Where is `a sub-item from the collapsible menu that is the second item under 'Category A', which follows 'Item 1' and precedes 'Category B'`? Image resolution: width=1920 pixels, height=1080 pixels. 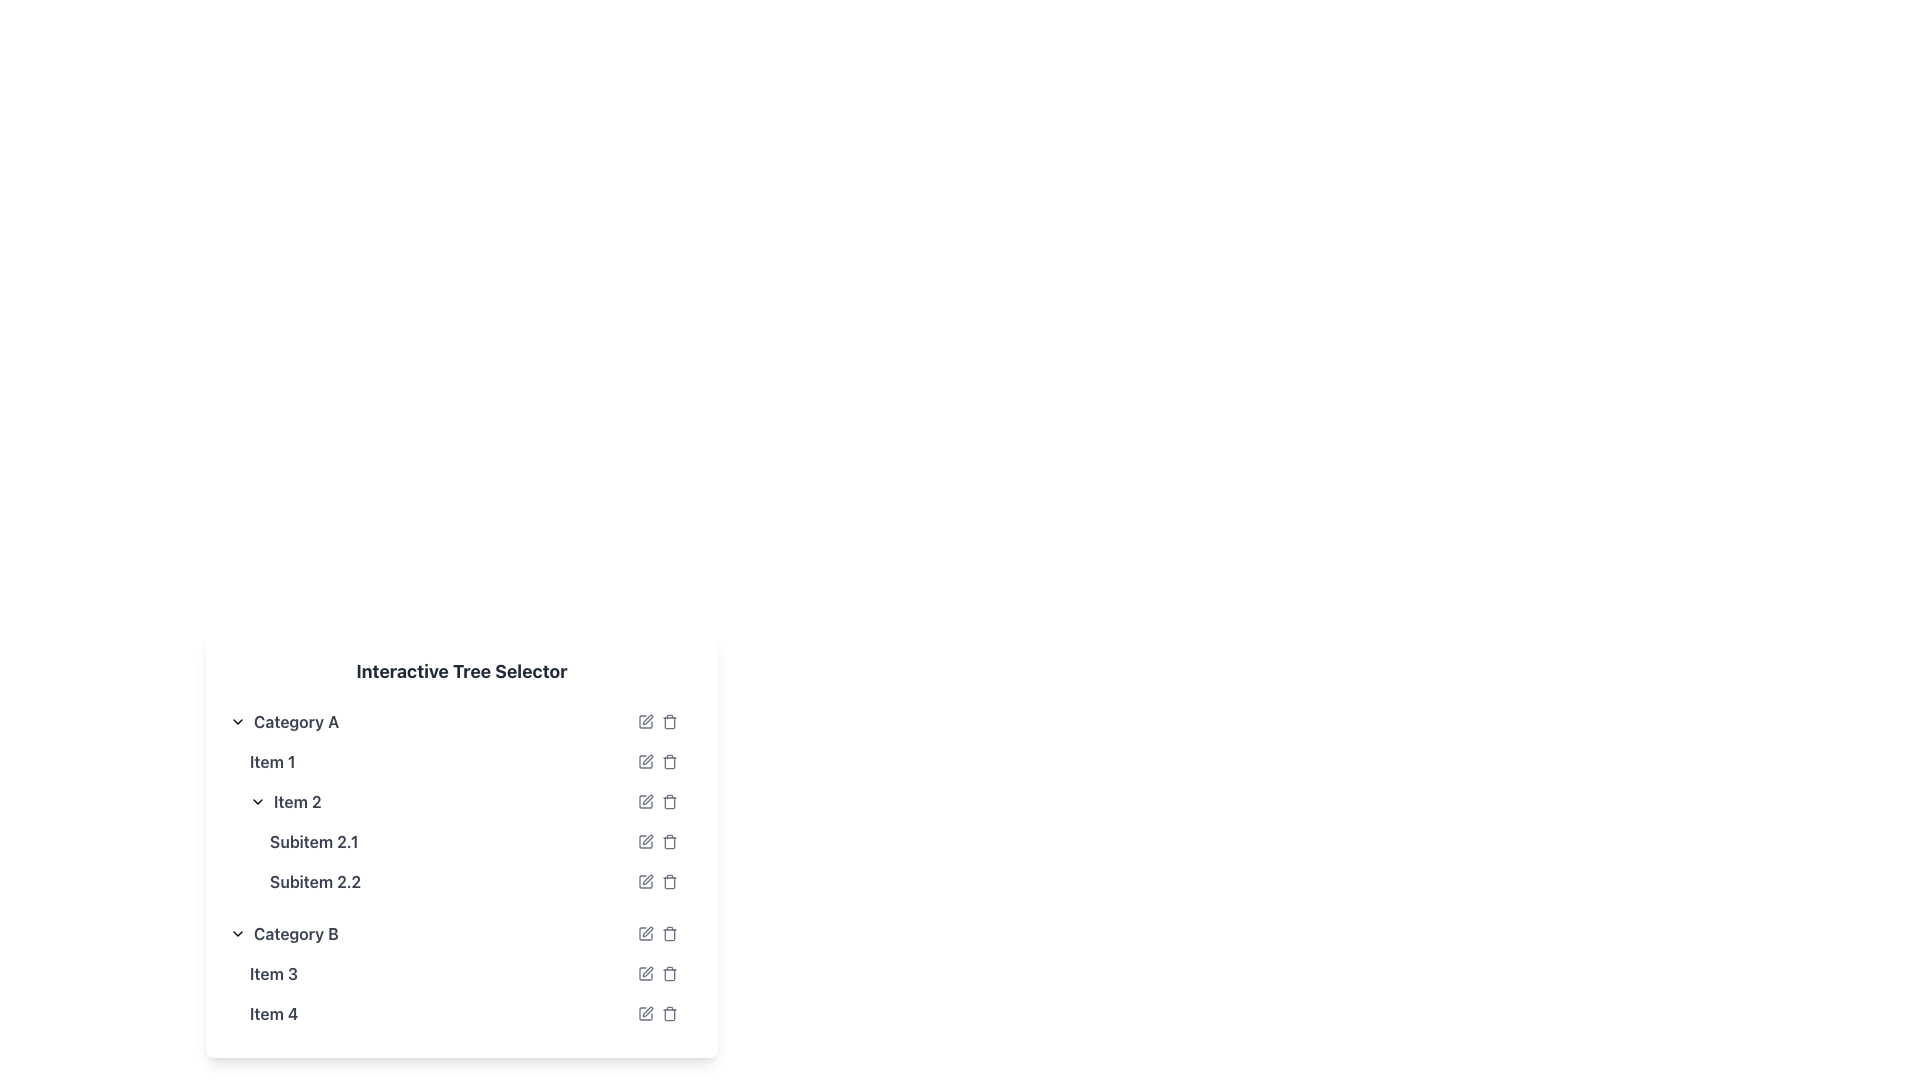
a sub-item from the collapsible menu that is the second item under 'Category A', which follows 'Item 1' and precedes 'Category B' is located at coordinates (460, 841).